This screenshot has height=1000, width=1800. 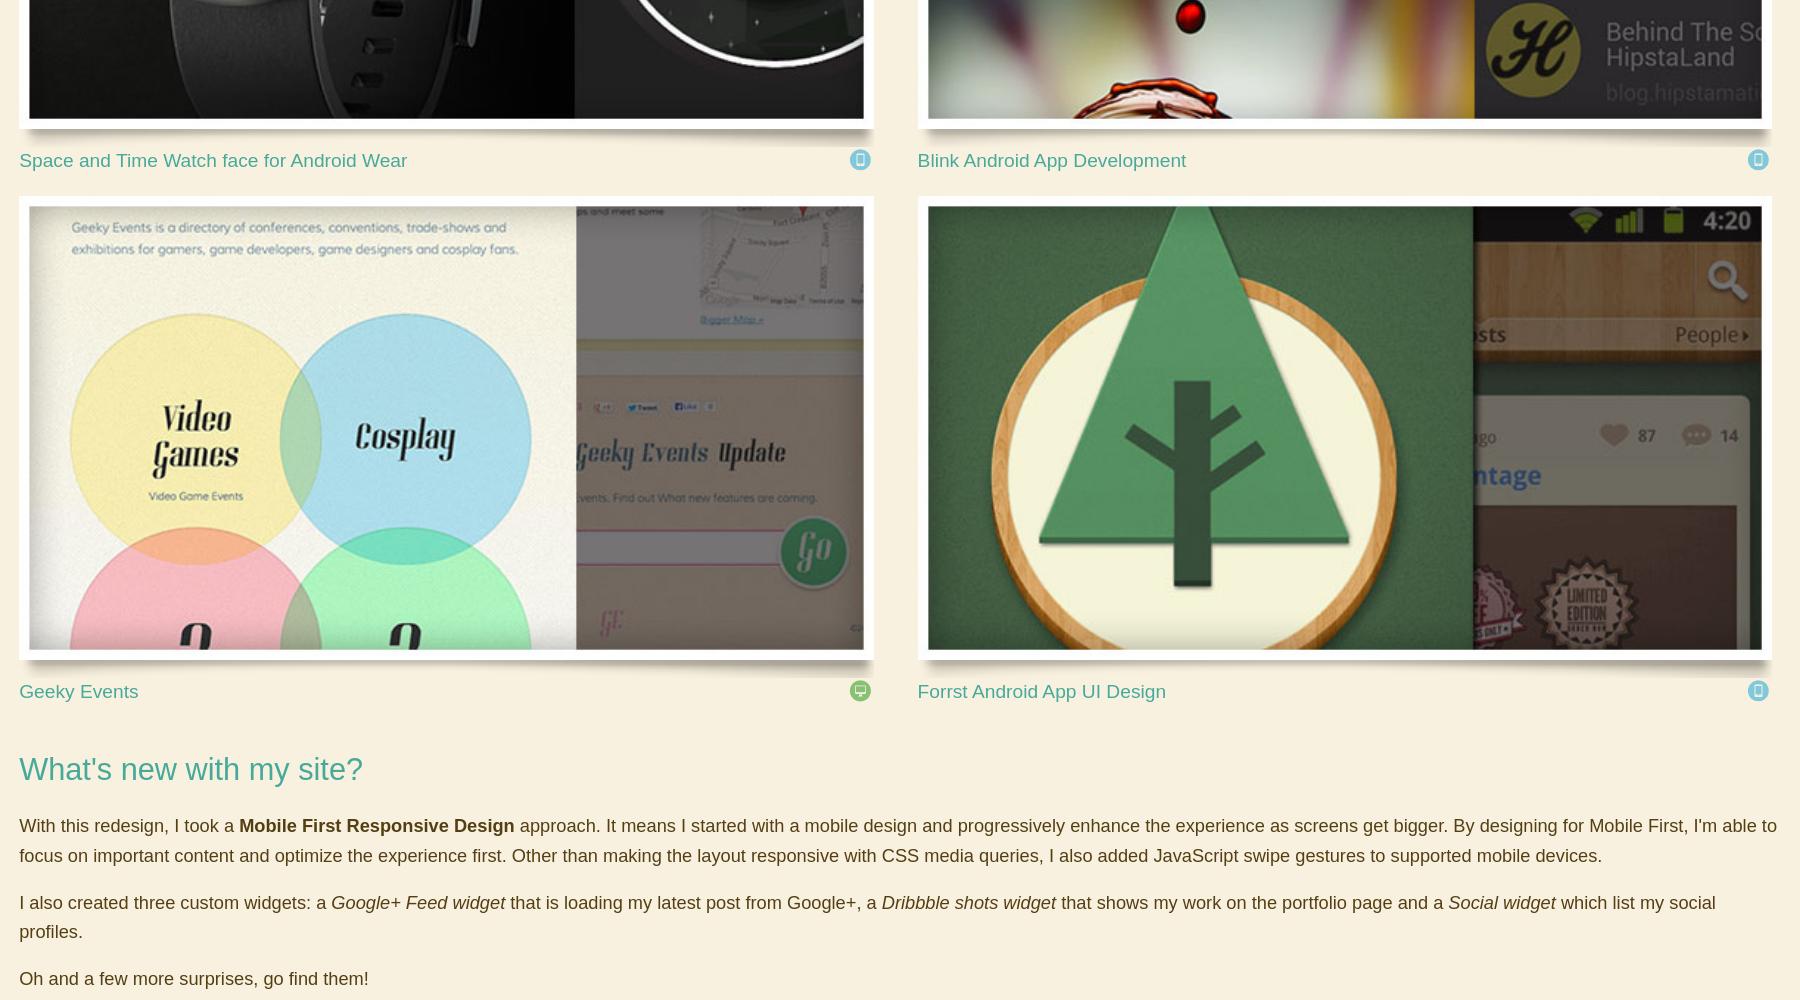 What do you see at coordinates (18, 839) in the screenshot?
I see `'approach. It means I started with a mobile design and progressively enhance the experience as screens get bigger. By designing for Mobile First, I'm able to focus on important content and optimize the experience first. Other than making the layout responsive with CSS media queries, I also added JavaScript swipe gestures to supported mobile devices.'` at bounding box center [18, 839].